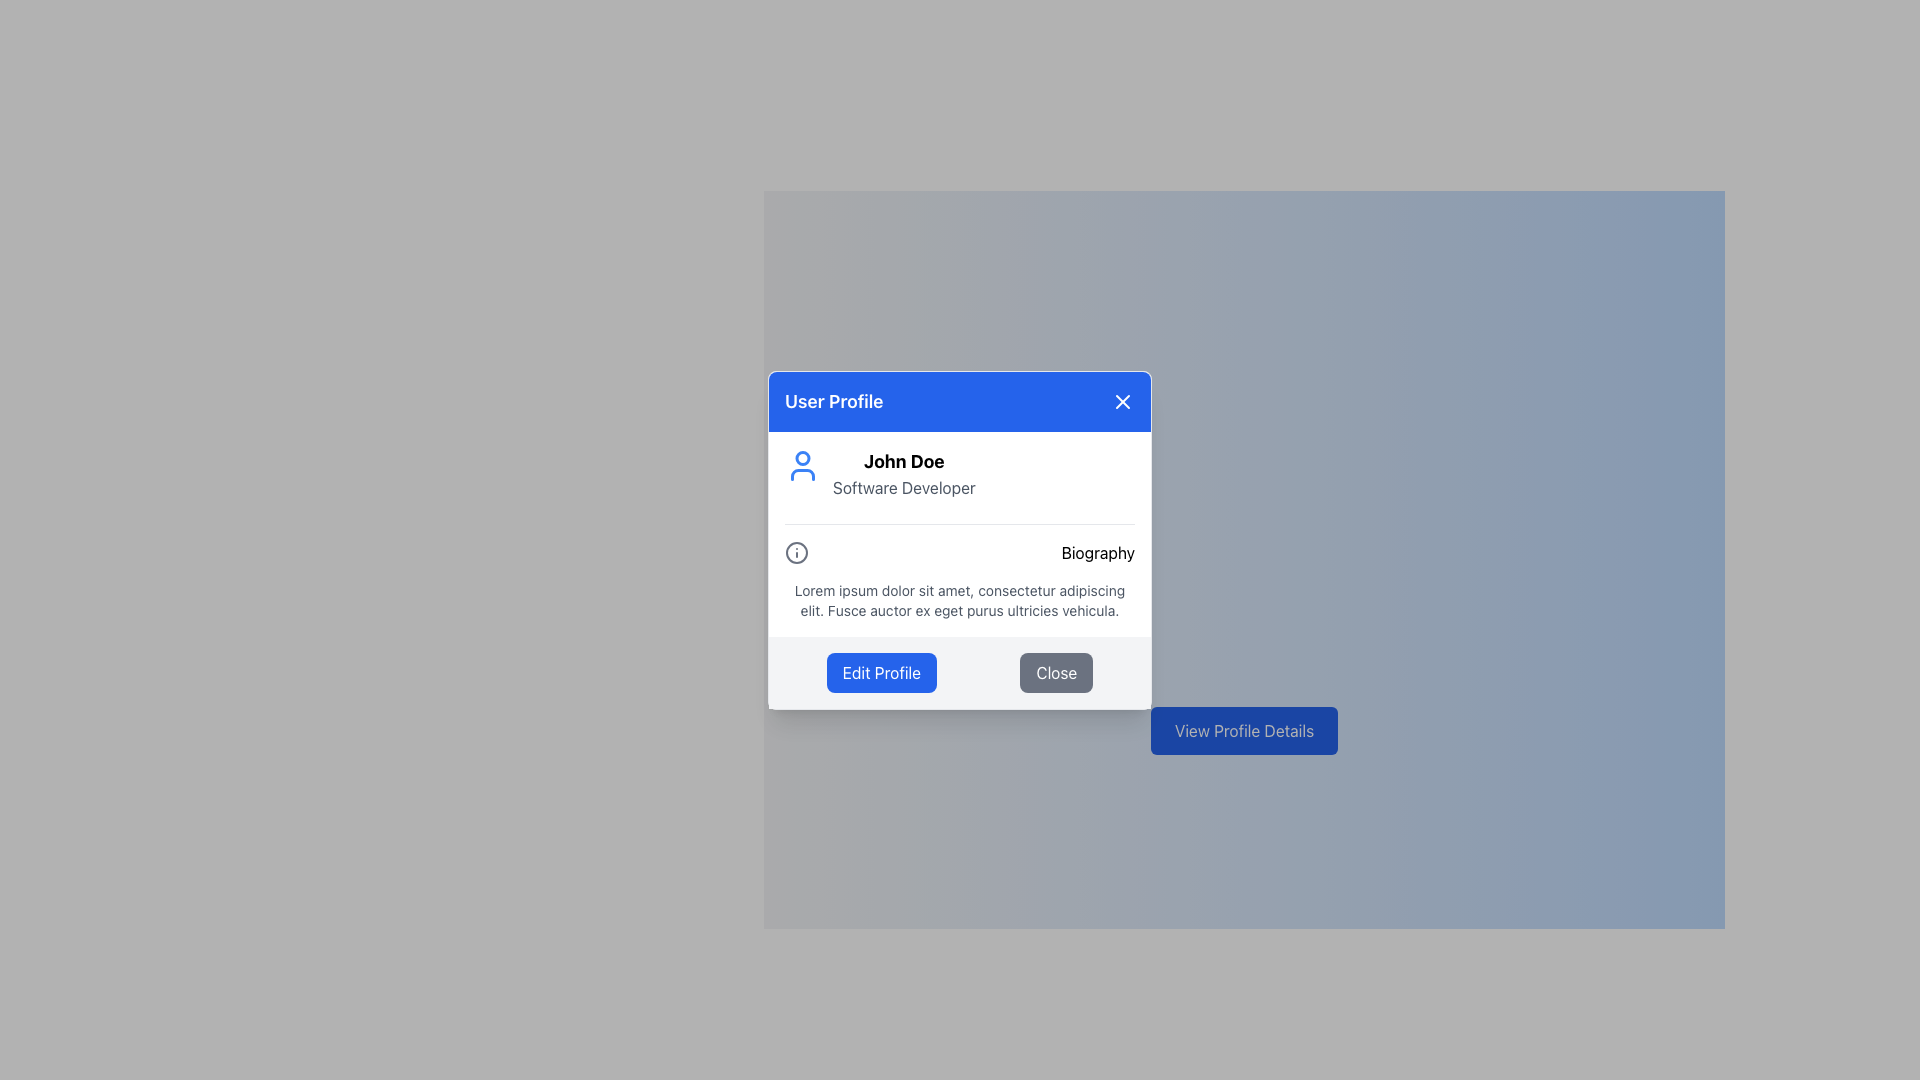 Image resolution: width=1920 pixels, height=1080 pixels. I want to click on the static decorative icon representing the user profile, located at the center of the user profile modal dialog box, which enhances visual identification, so click(802, 474).